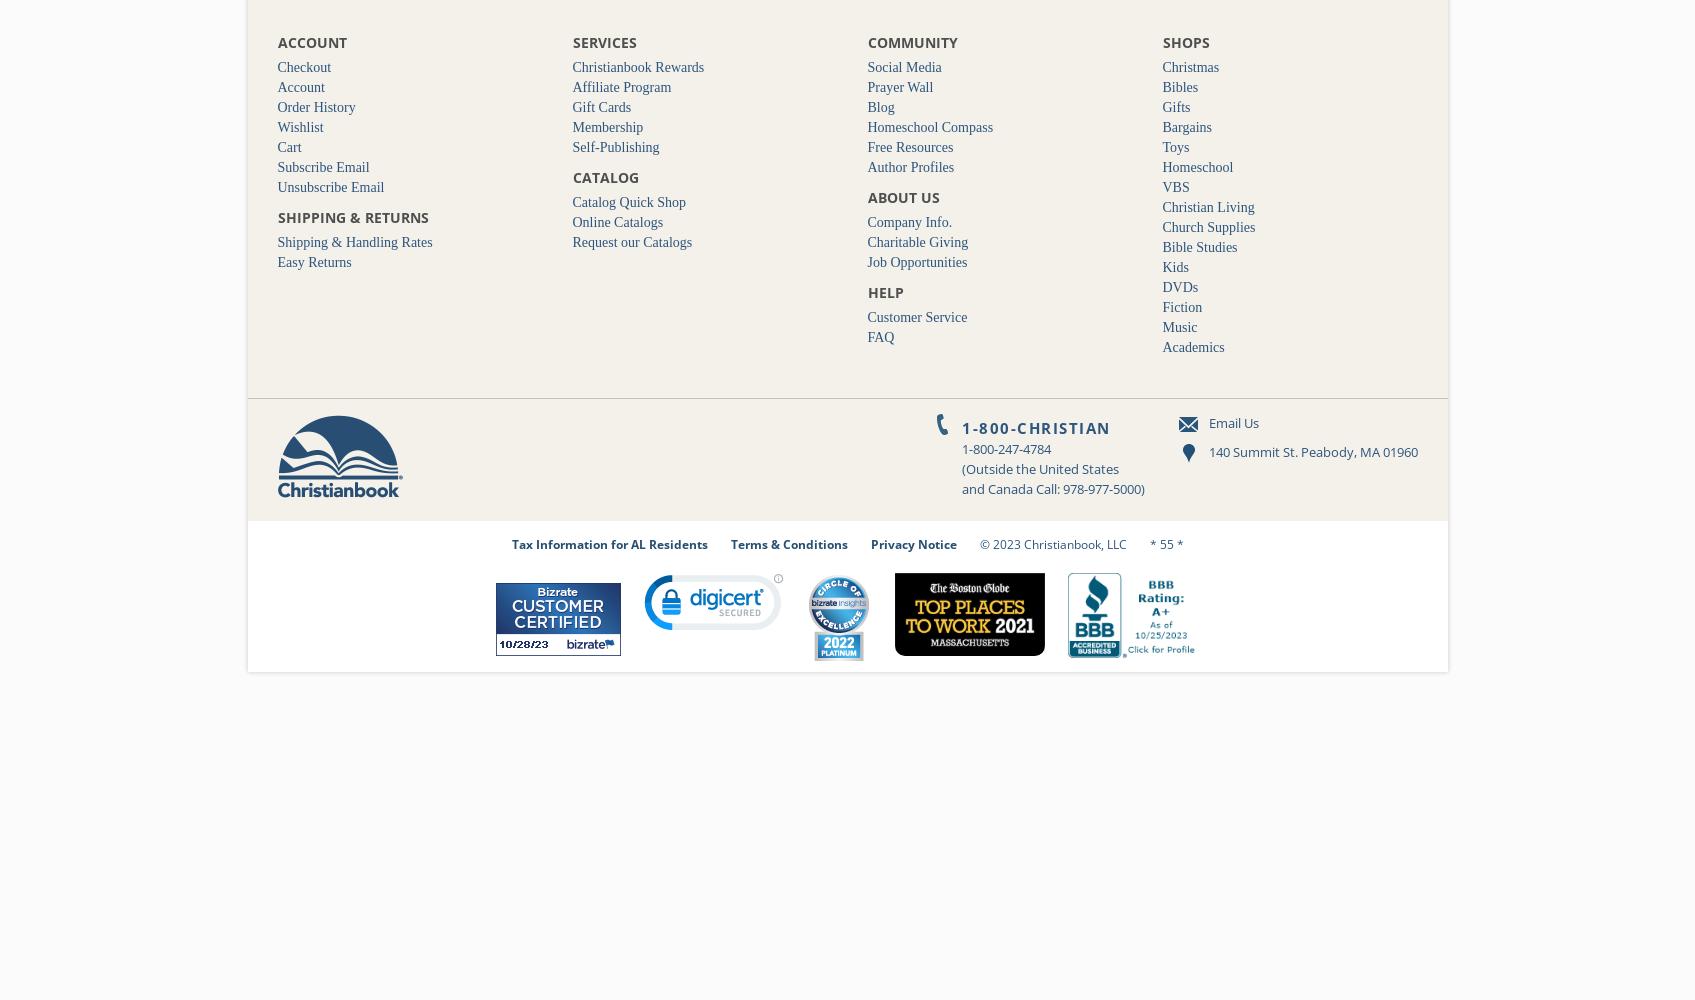 The height and width of the screenshot is (1000, 1695). I want to click on '1-800-247-4784', so click(1005, 447).